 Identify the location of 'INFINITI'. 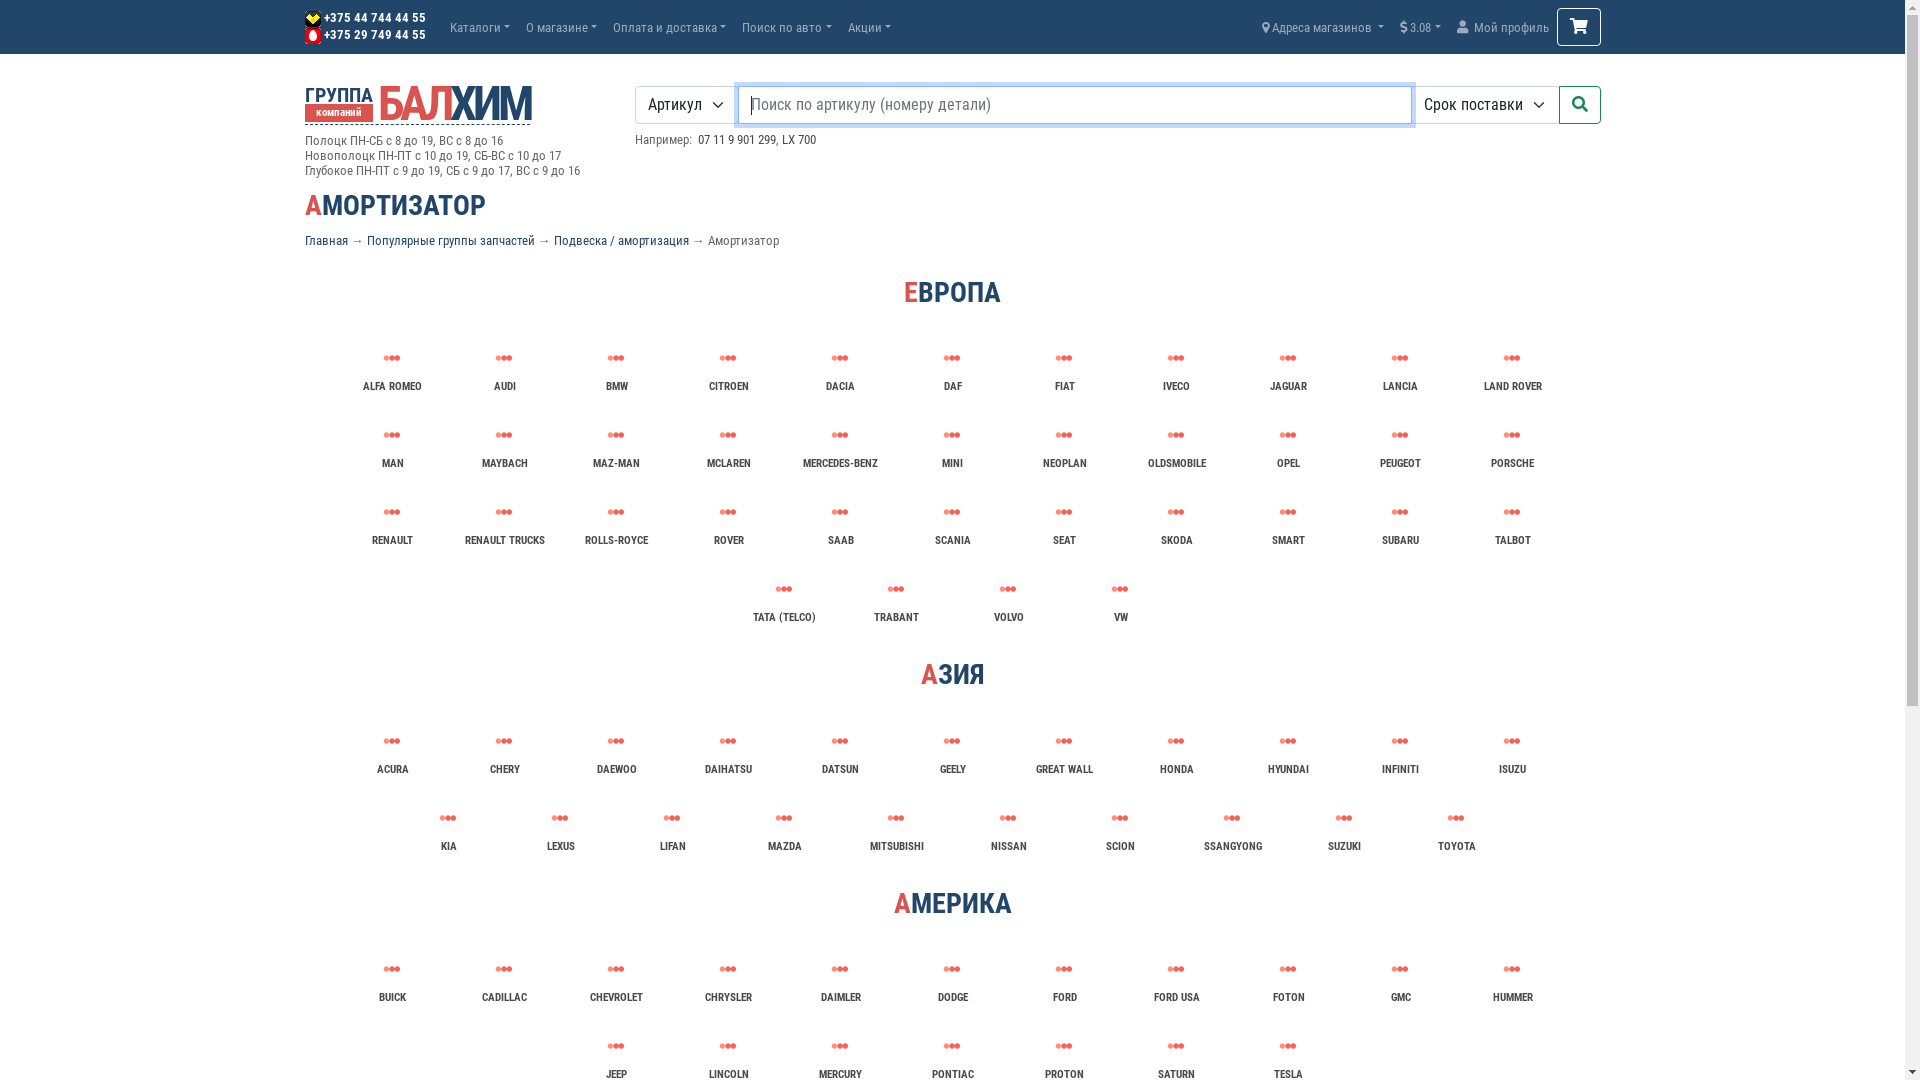
(1399, 740).